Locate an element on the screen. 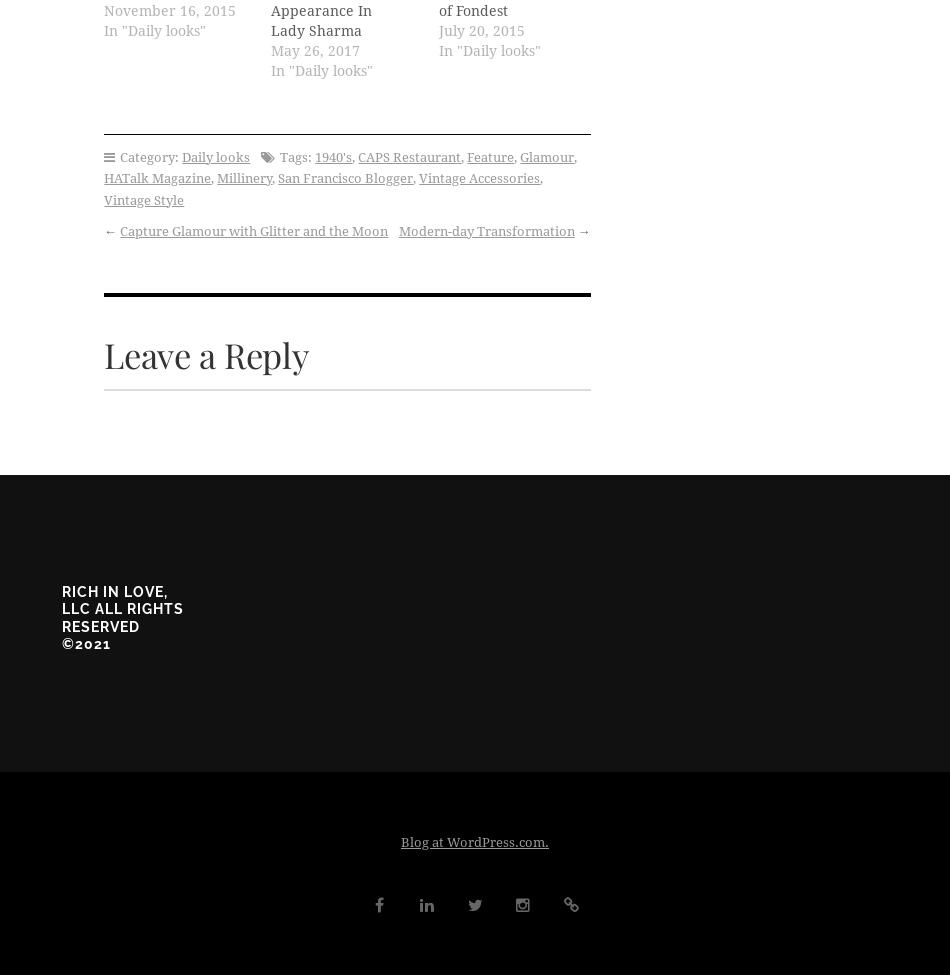  'Feature' is located at coordinates (490, 155).